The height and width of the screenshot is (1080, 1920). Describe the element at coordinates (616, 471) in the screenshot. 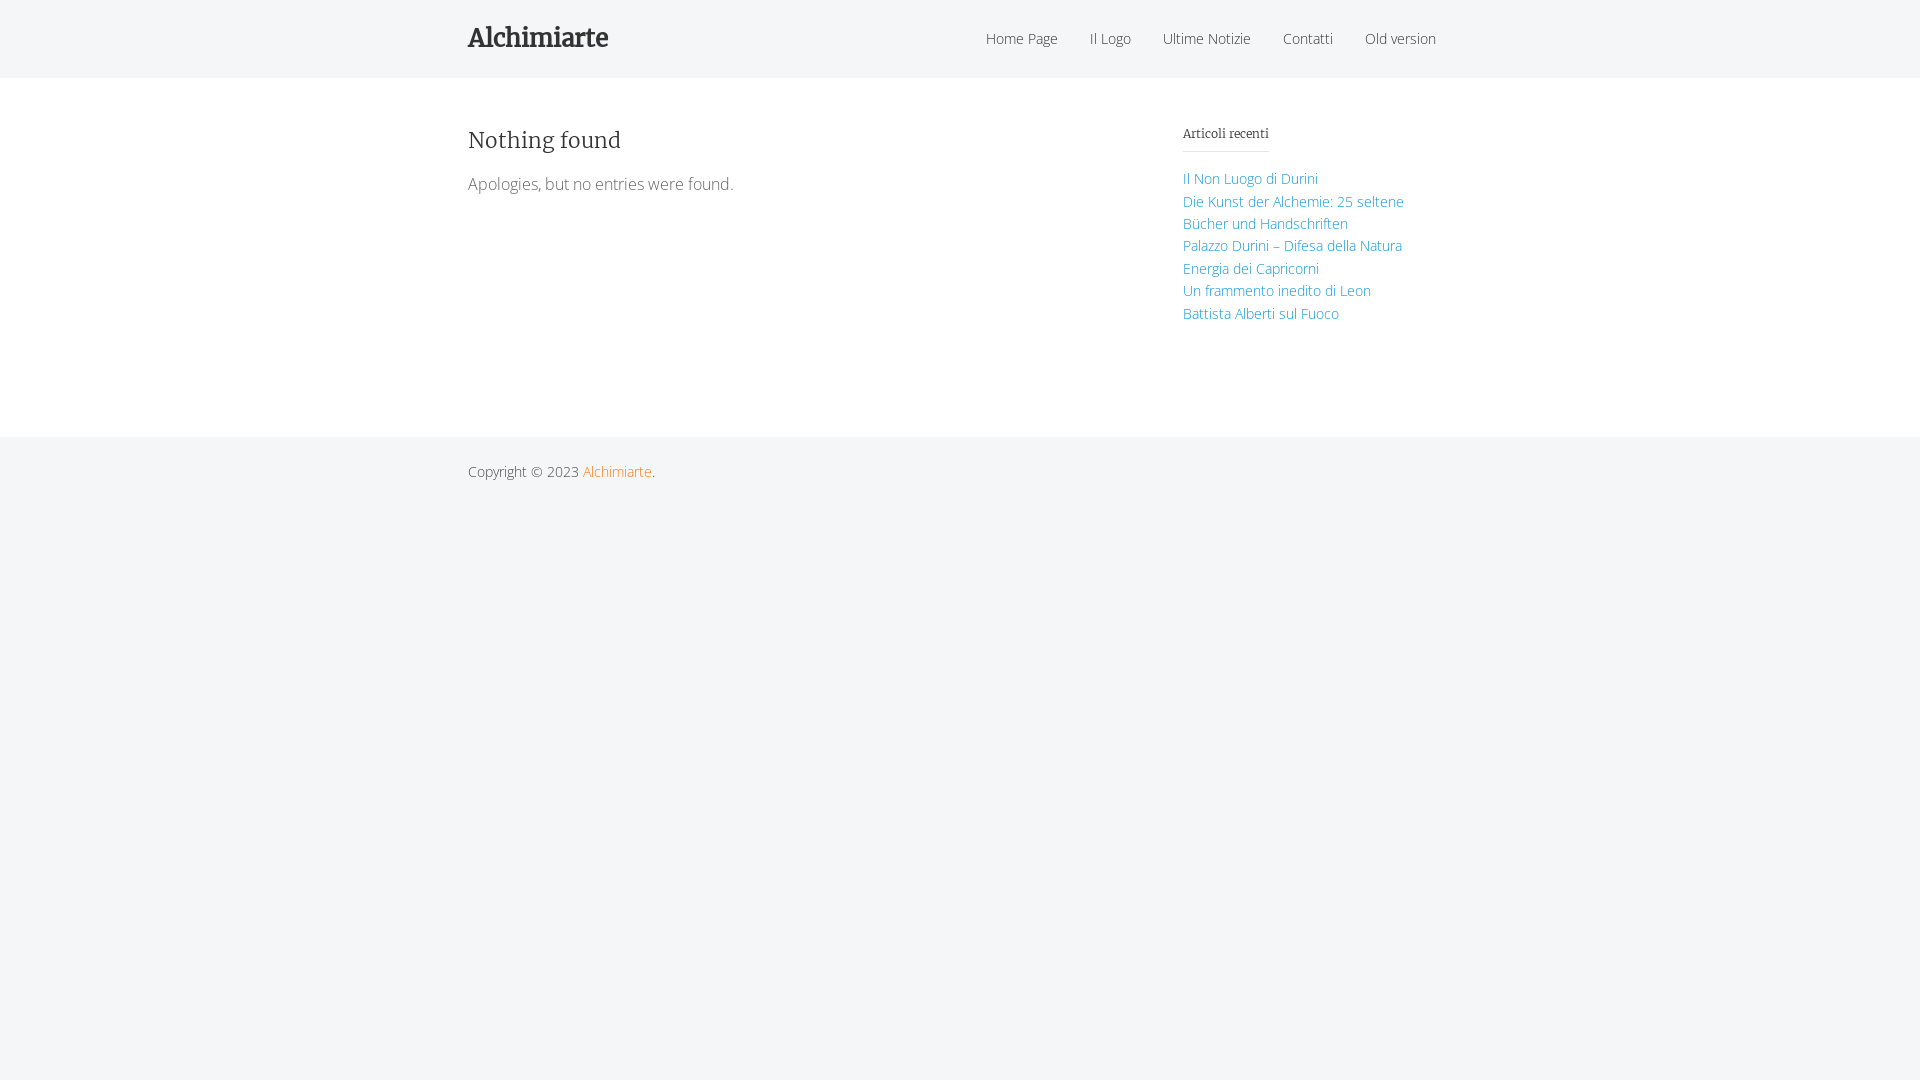

I see `'Alchimiarte'` at that location.